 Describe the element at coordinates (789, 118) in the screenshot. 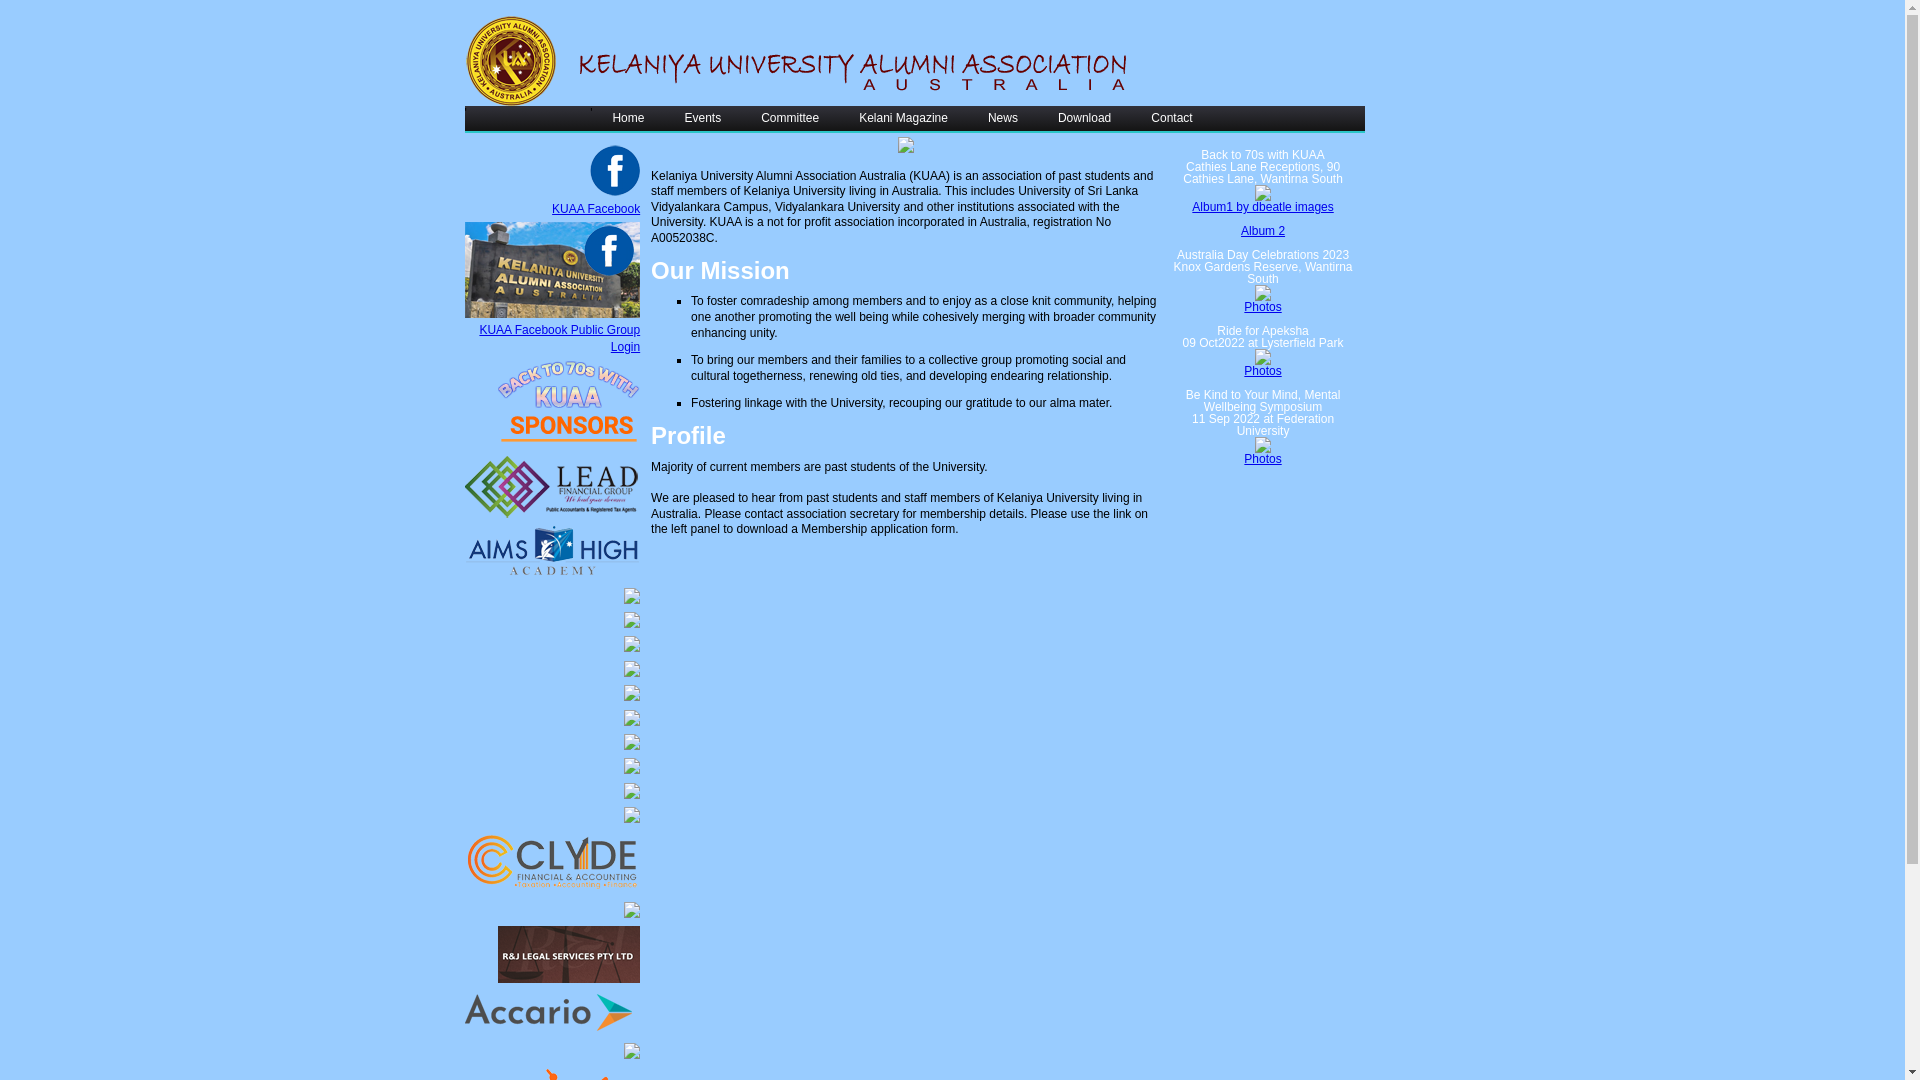

I see `'Committee'` at that location.